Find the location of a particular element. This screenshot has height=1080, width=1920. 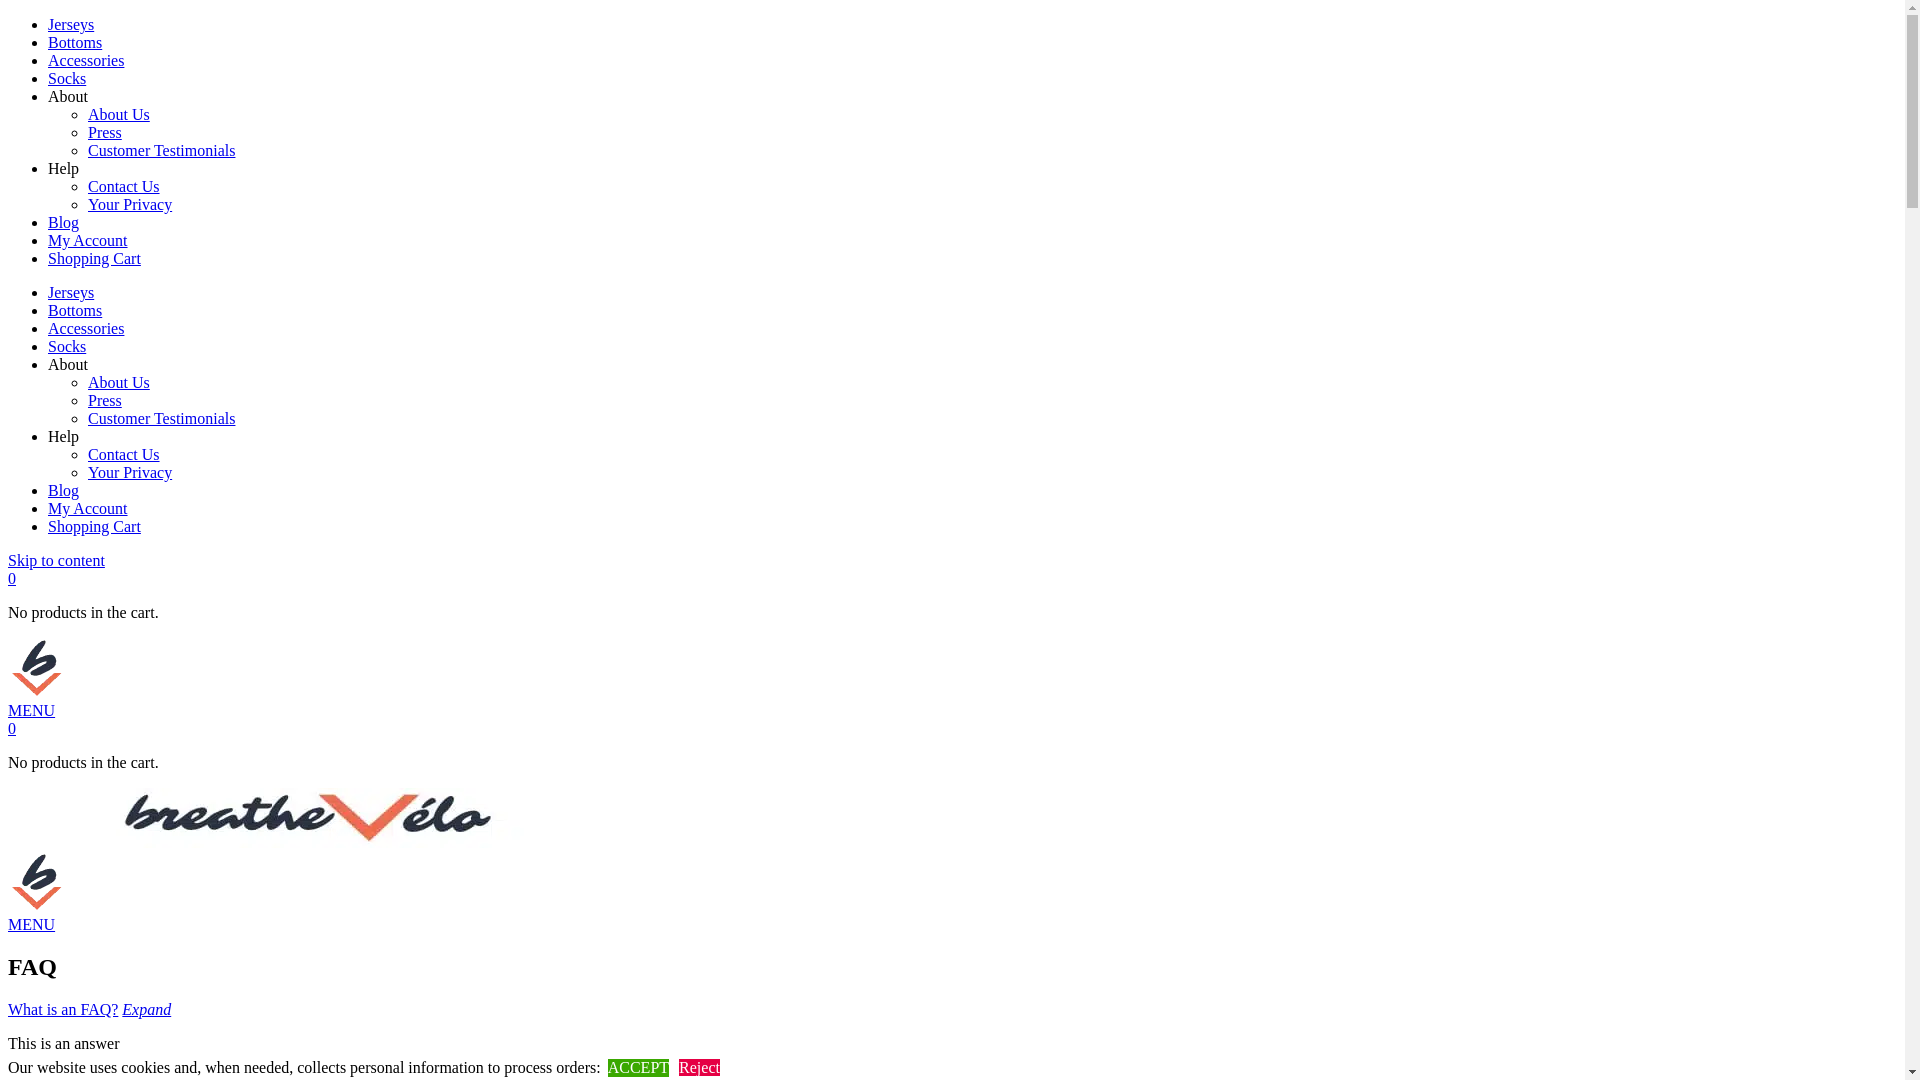

'Customer Testimonials' is located at coordinates (86, 417).